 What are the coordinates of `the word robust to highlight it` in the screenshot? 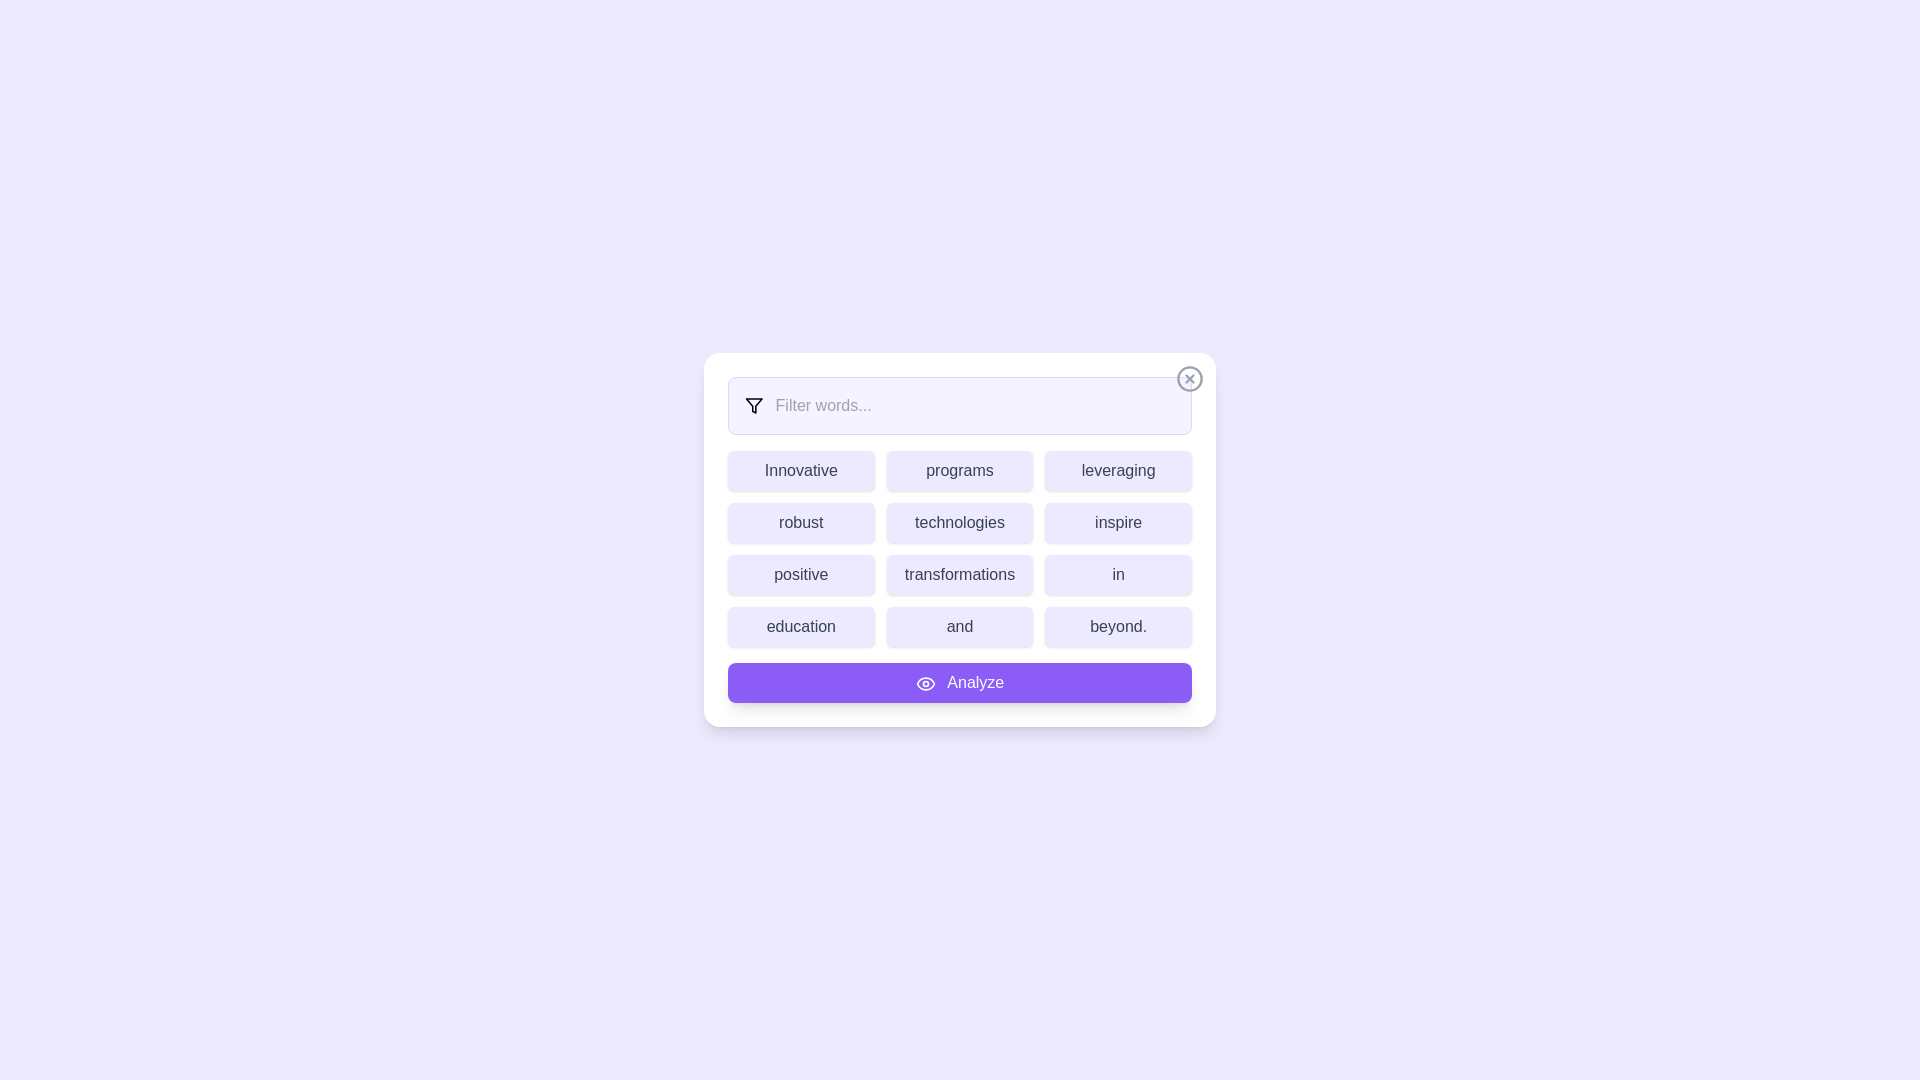 It's located at (801, 522).